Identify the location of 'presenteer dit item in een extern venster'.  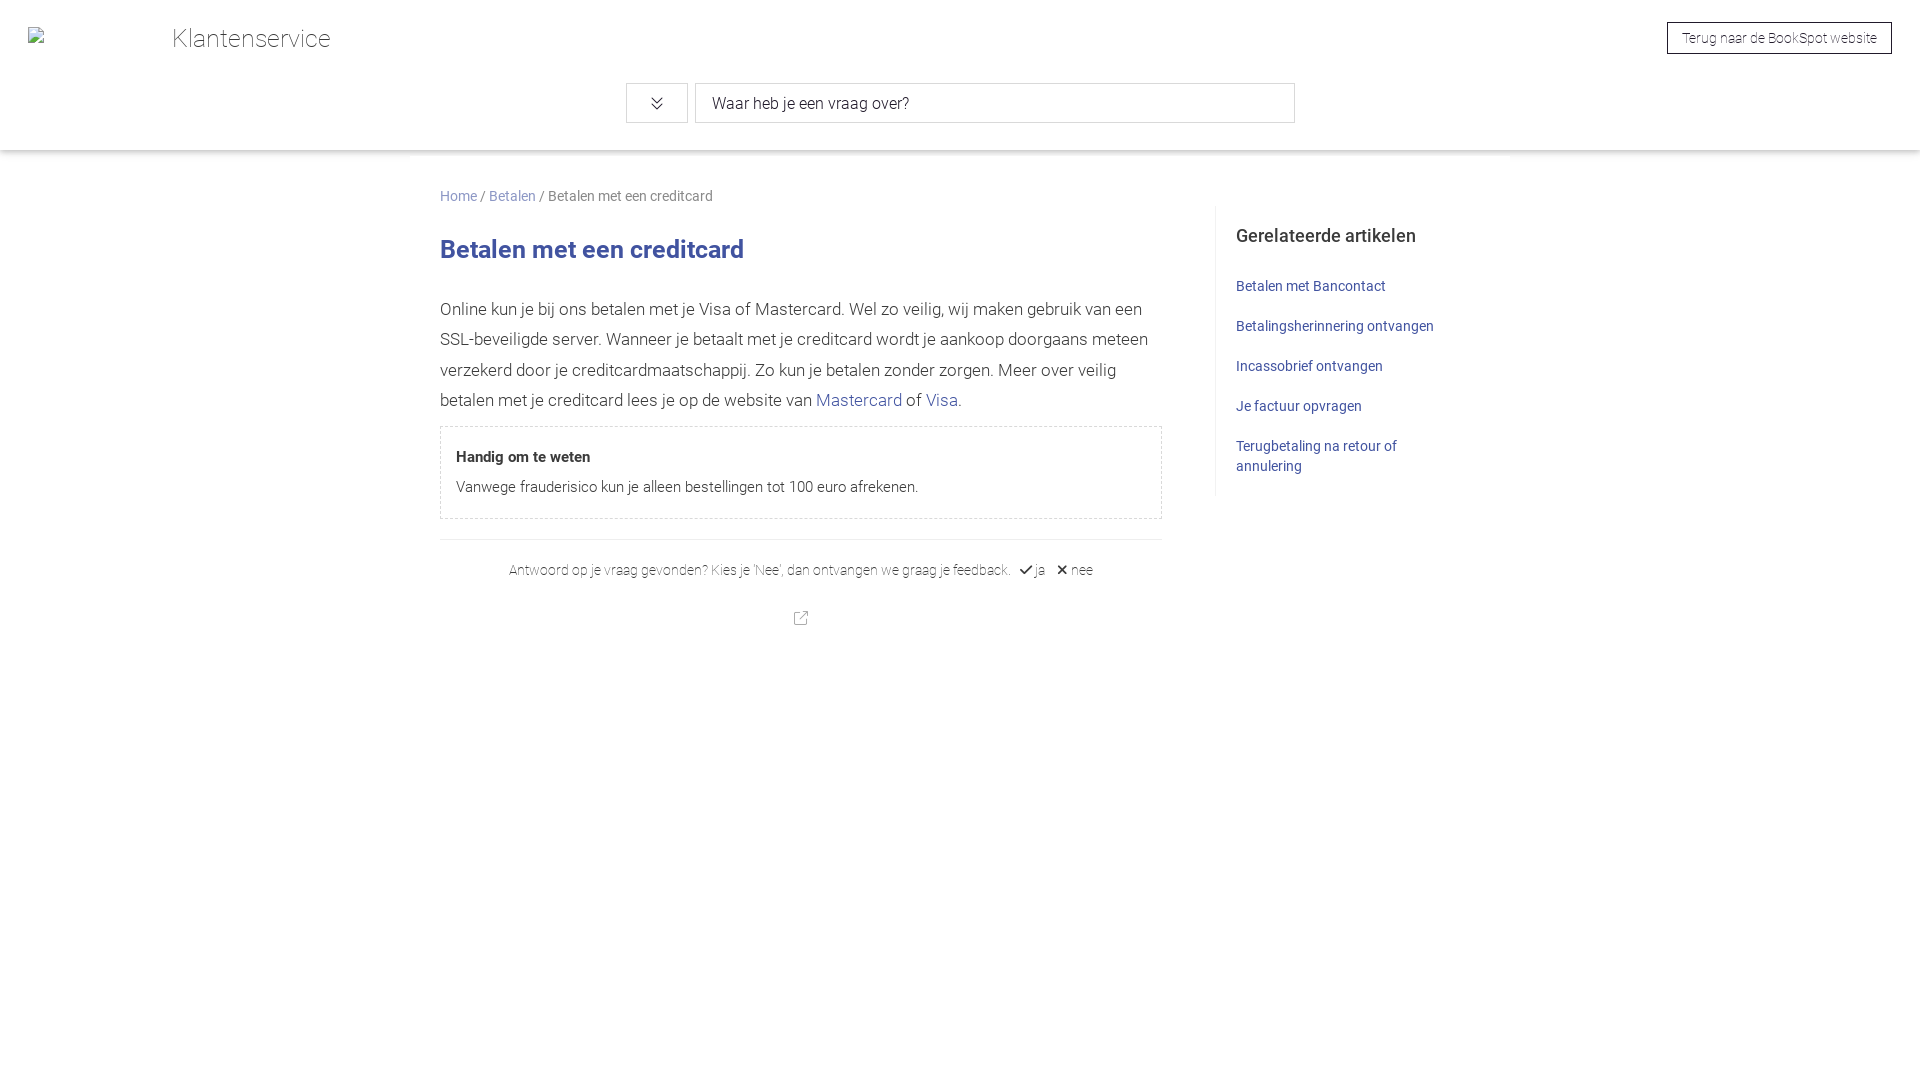
(801, 616).